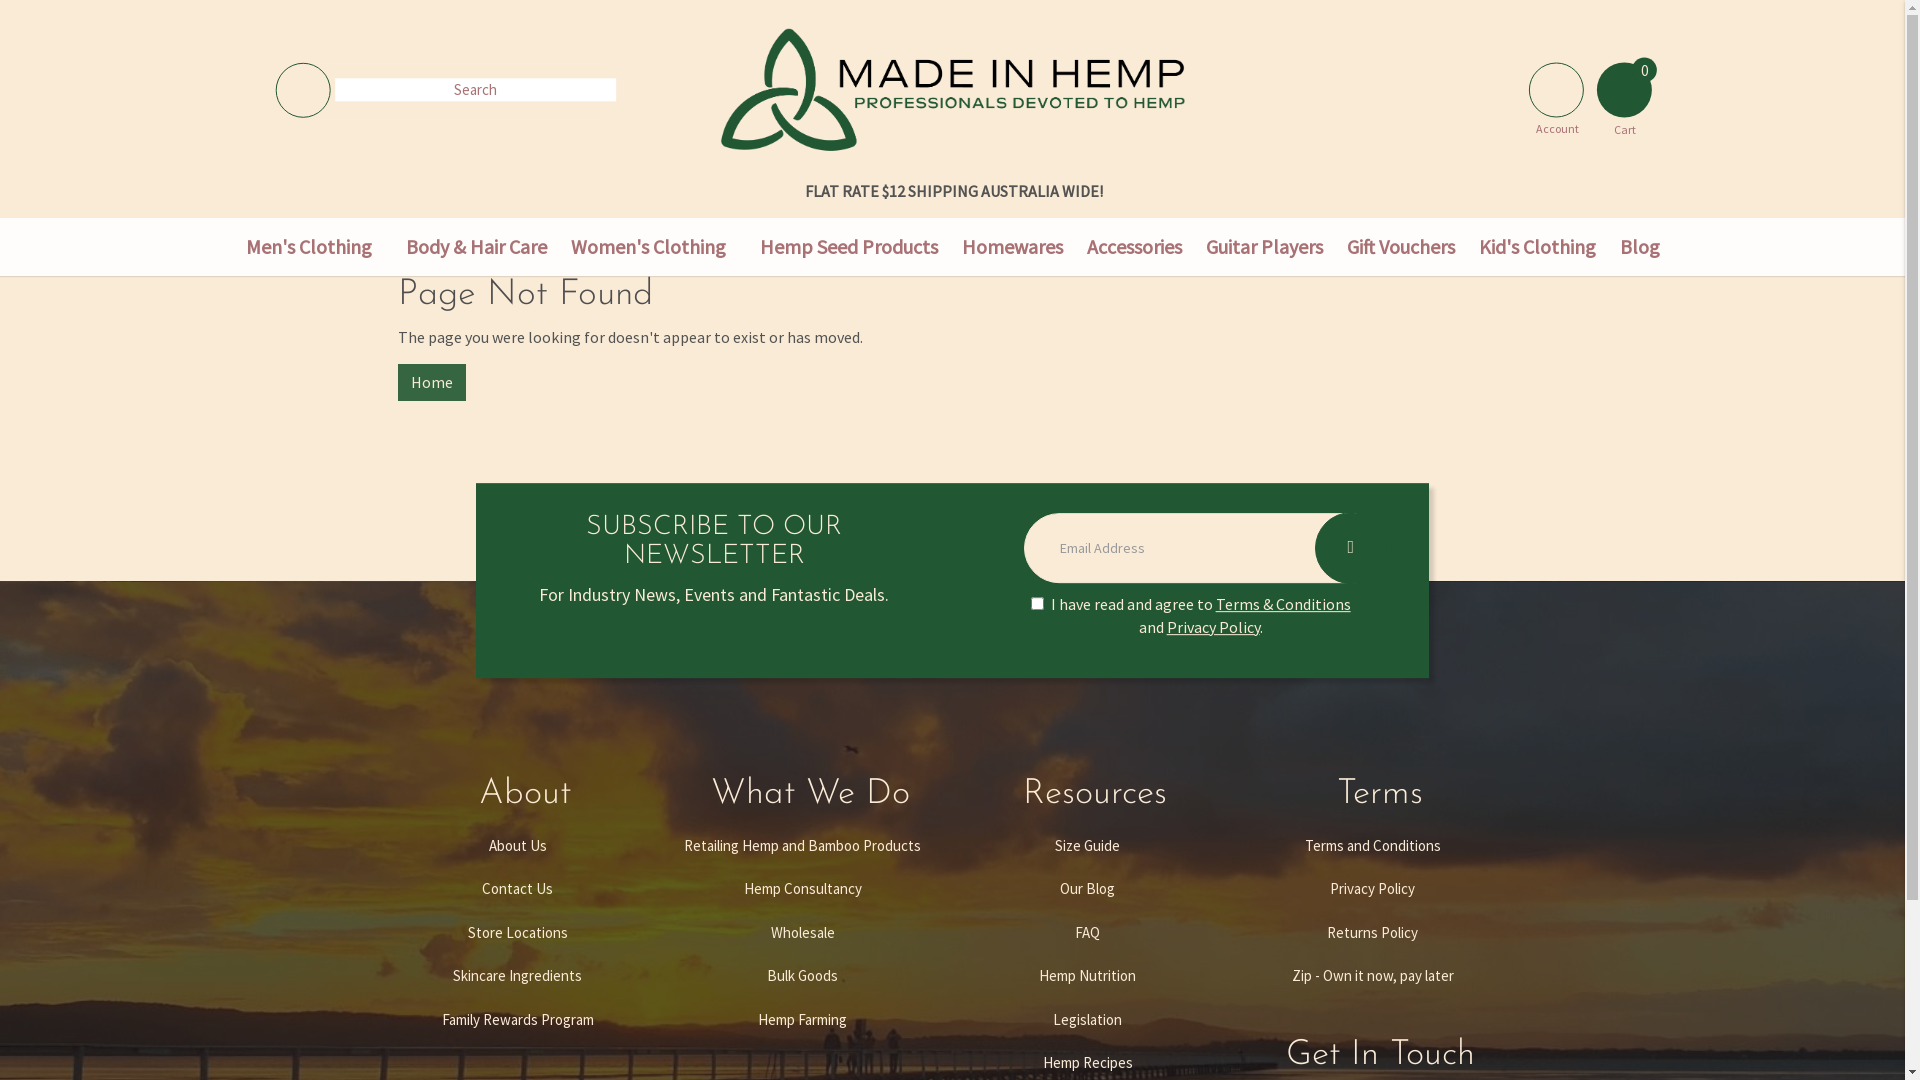 This screenshot has width=1920, height=1080. Describe the element at coordinates (802, 1019) in the screenshot. I see `'Hemp Farming'` at that location.